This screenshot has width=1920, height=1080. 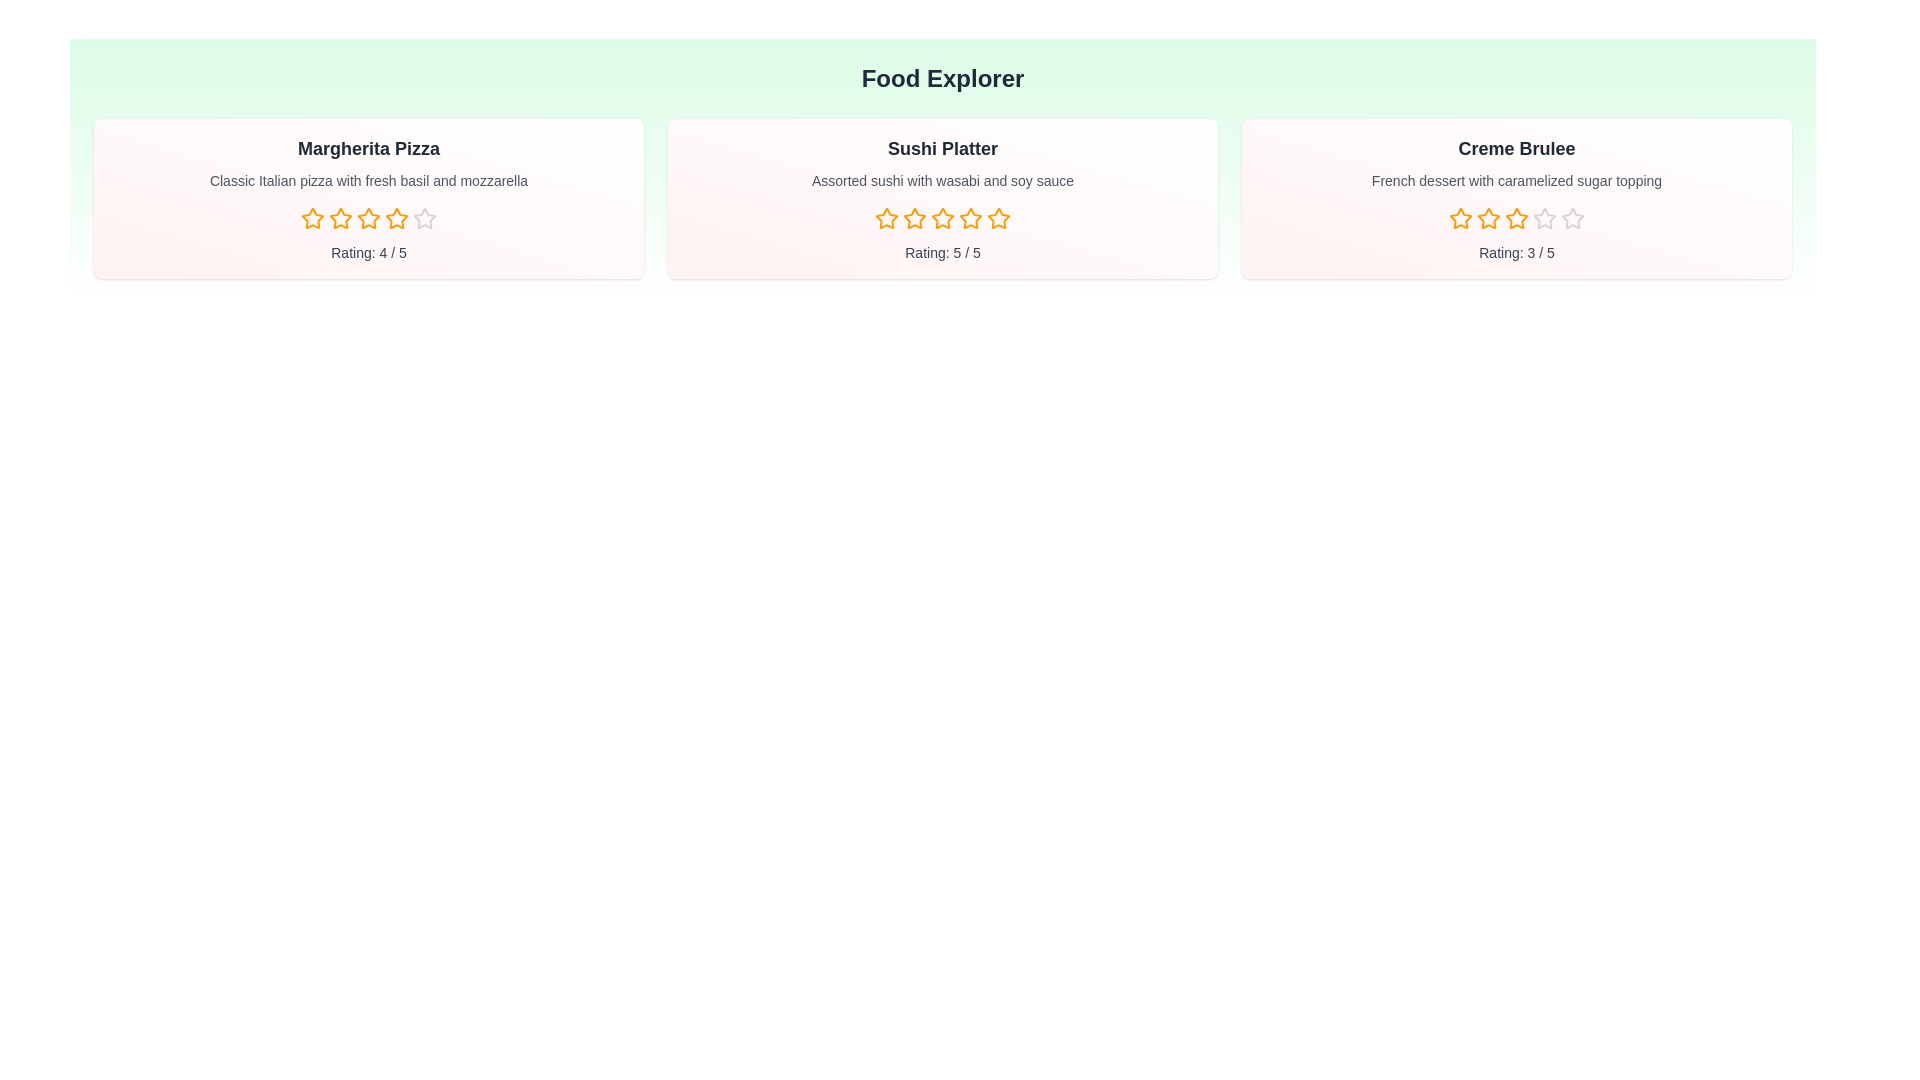 What do you see at coordinates (311, 219) in the screenshot?
I see `the rating for a dish to 1 stars` at bounding box center [311, 219].